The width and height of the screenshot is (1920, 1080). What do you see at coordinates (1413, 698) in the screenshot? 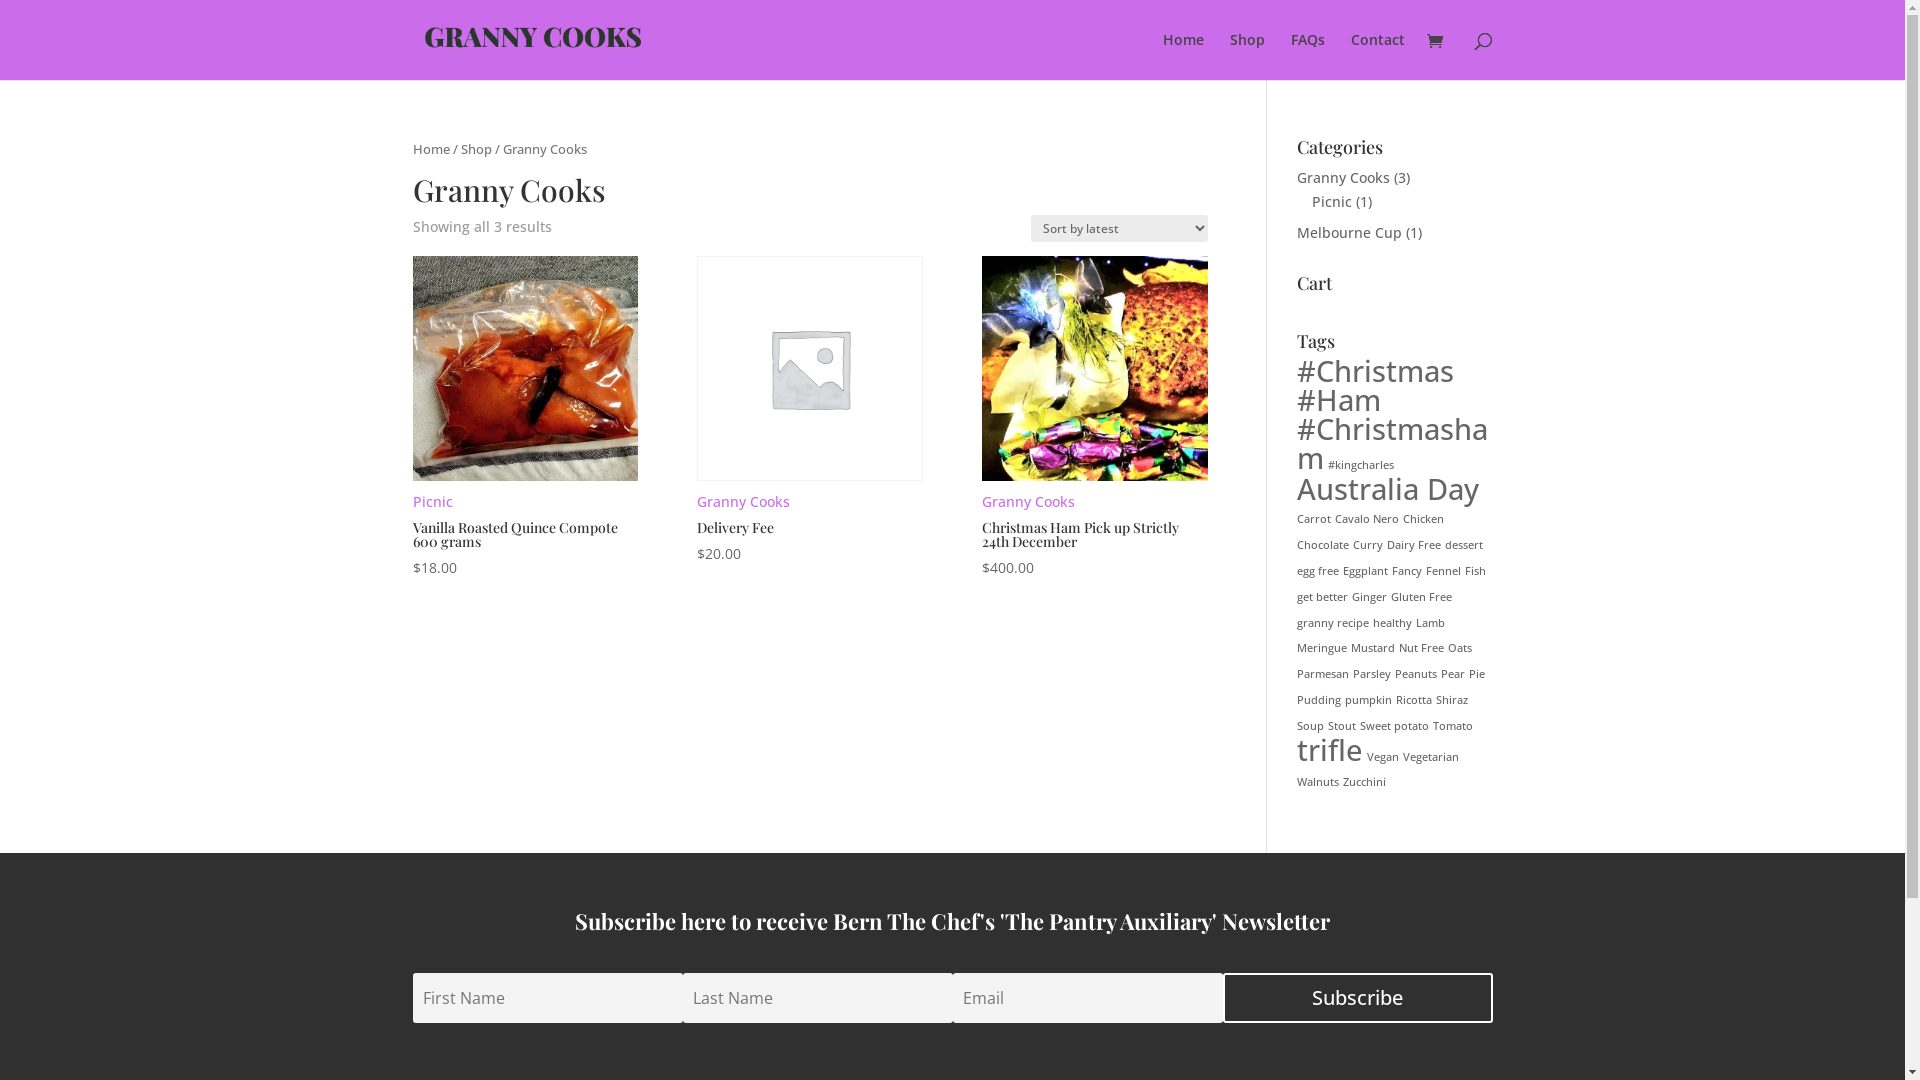
I see `'Ricotta'` at bounding box center [1413, 698].